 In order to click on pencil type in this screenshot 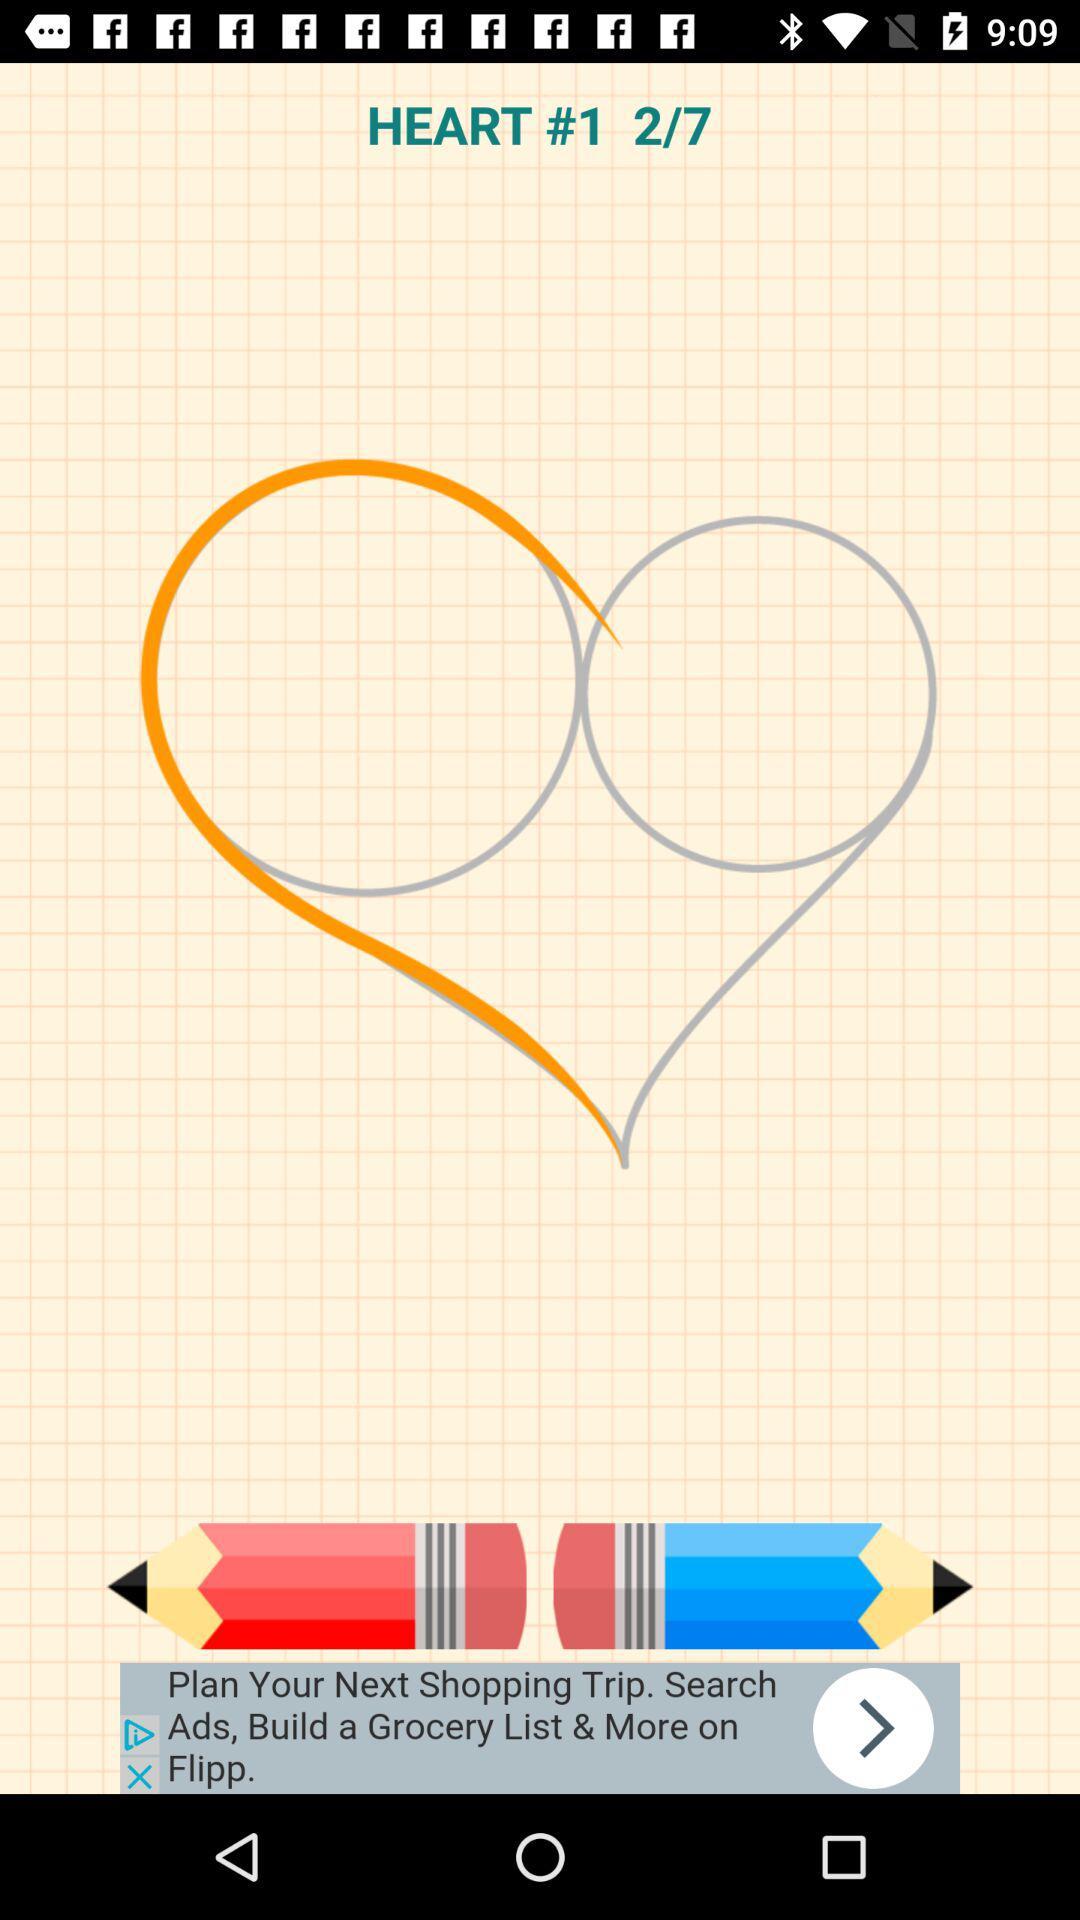, I will do `click(763, 1585)`.